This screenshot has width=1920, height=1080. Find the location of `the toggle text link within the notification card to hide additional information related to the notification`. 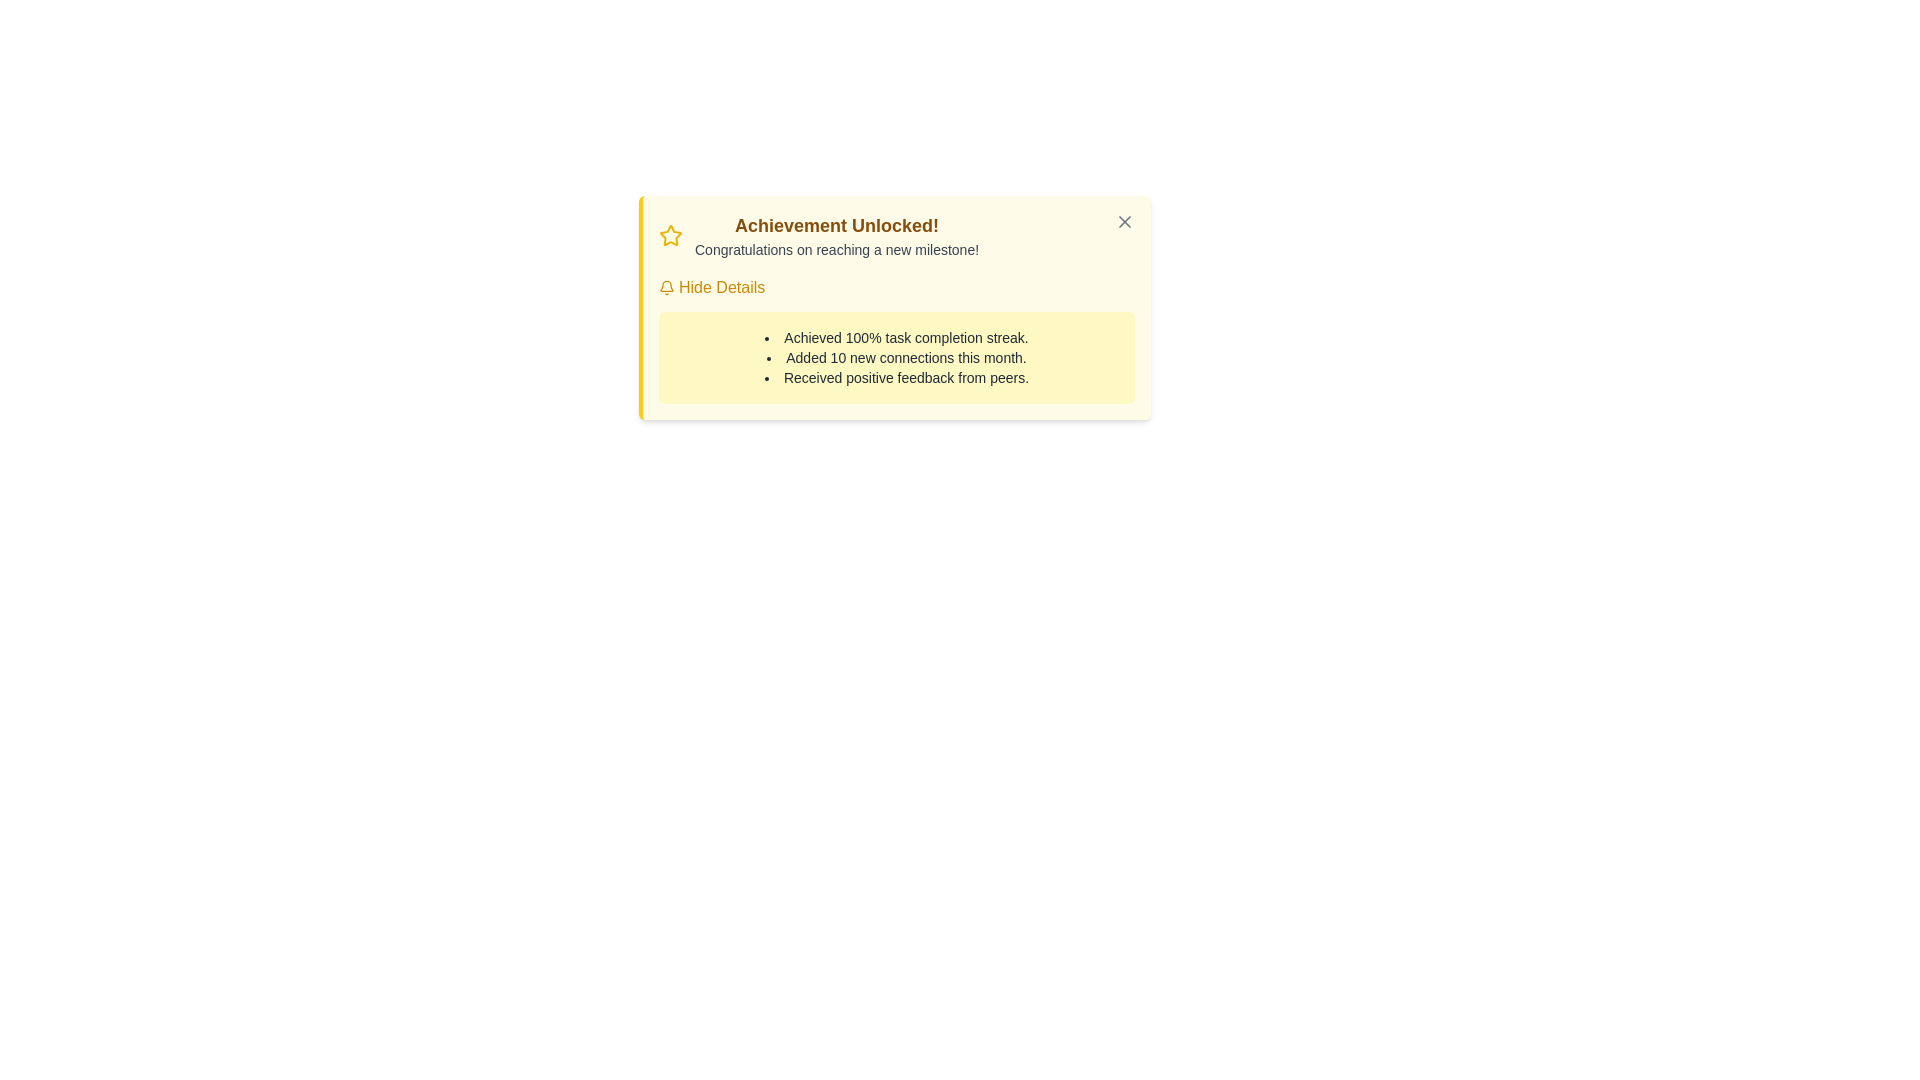

the toggle text link within the notification card to hide additional information related to the notification is located at coordinates (720, 288).